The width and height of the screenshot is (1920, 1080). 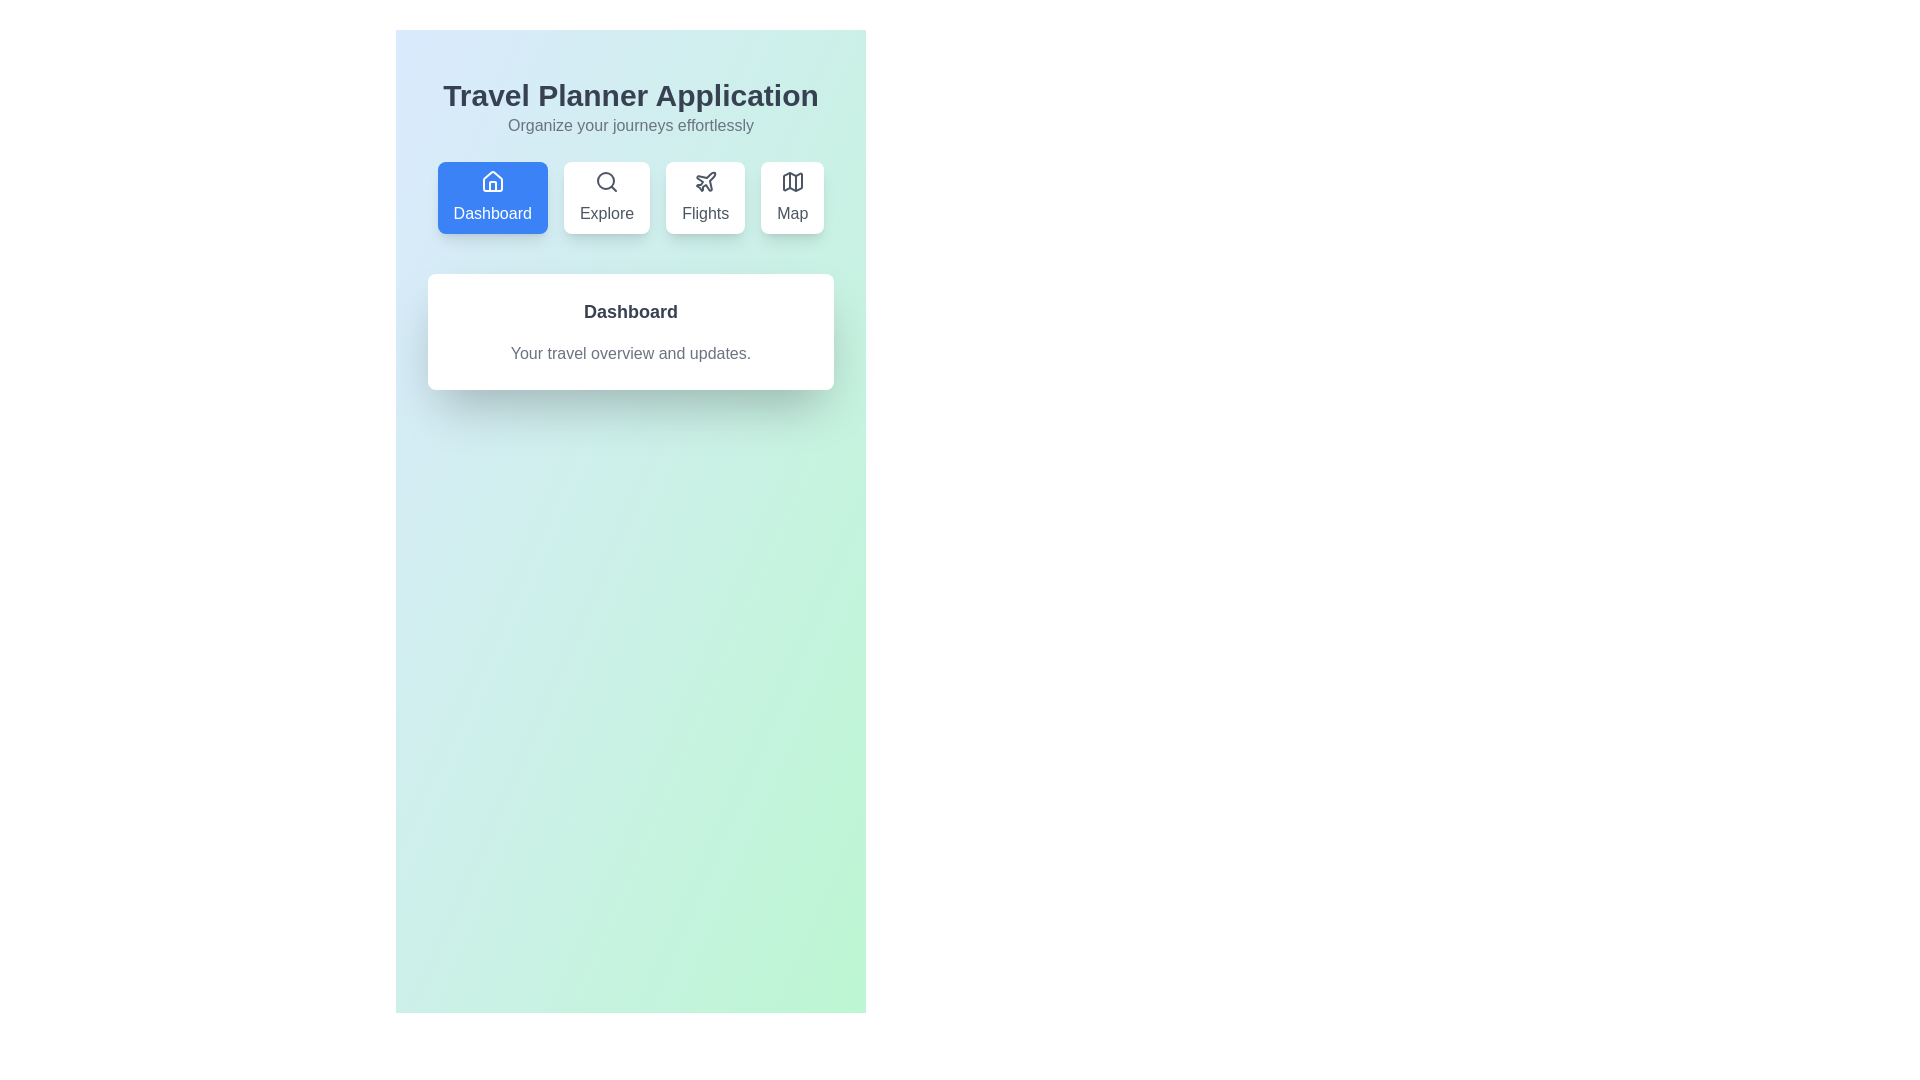 I want to click on the Flights tab to select it, so click(x=705, y=197).